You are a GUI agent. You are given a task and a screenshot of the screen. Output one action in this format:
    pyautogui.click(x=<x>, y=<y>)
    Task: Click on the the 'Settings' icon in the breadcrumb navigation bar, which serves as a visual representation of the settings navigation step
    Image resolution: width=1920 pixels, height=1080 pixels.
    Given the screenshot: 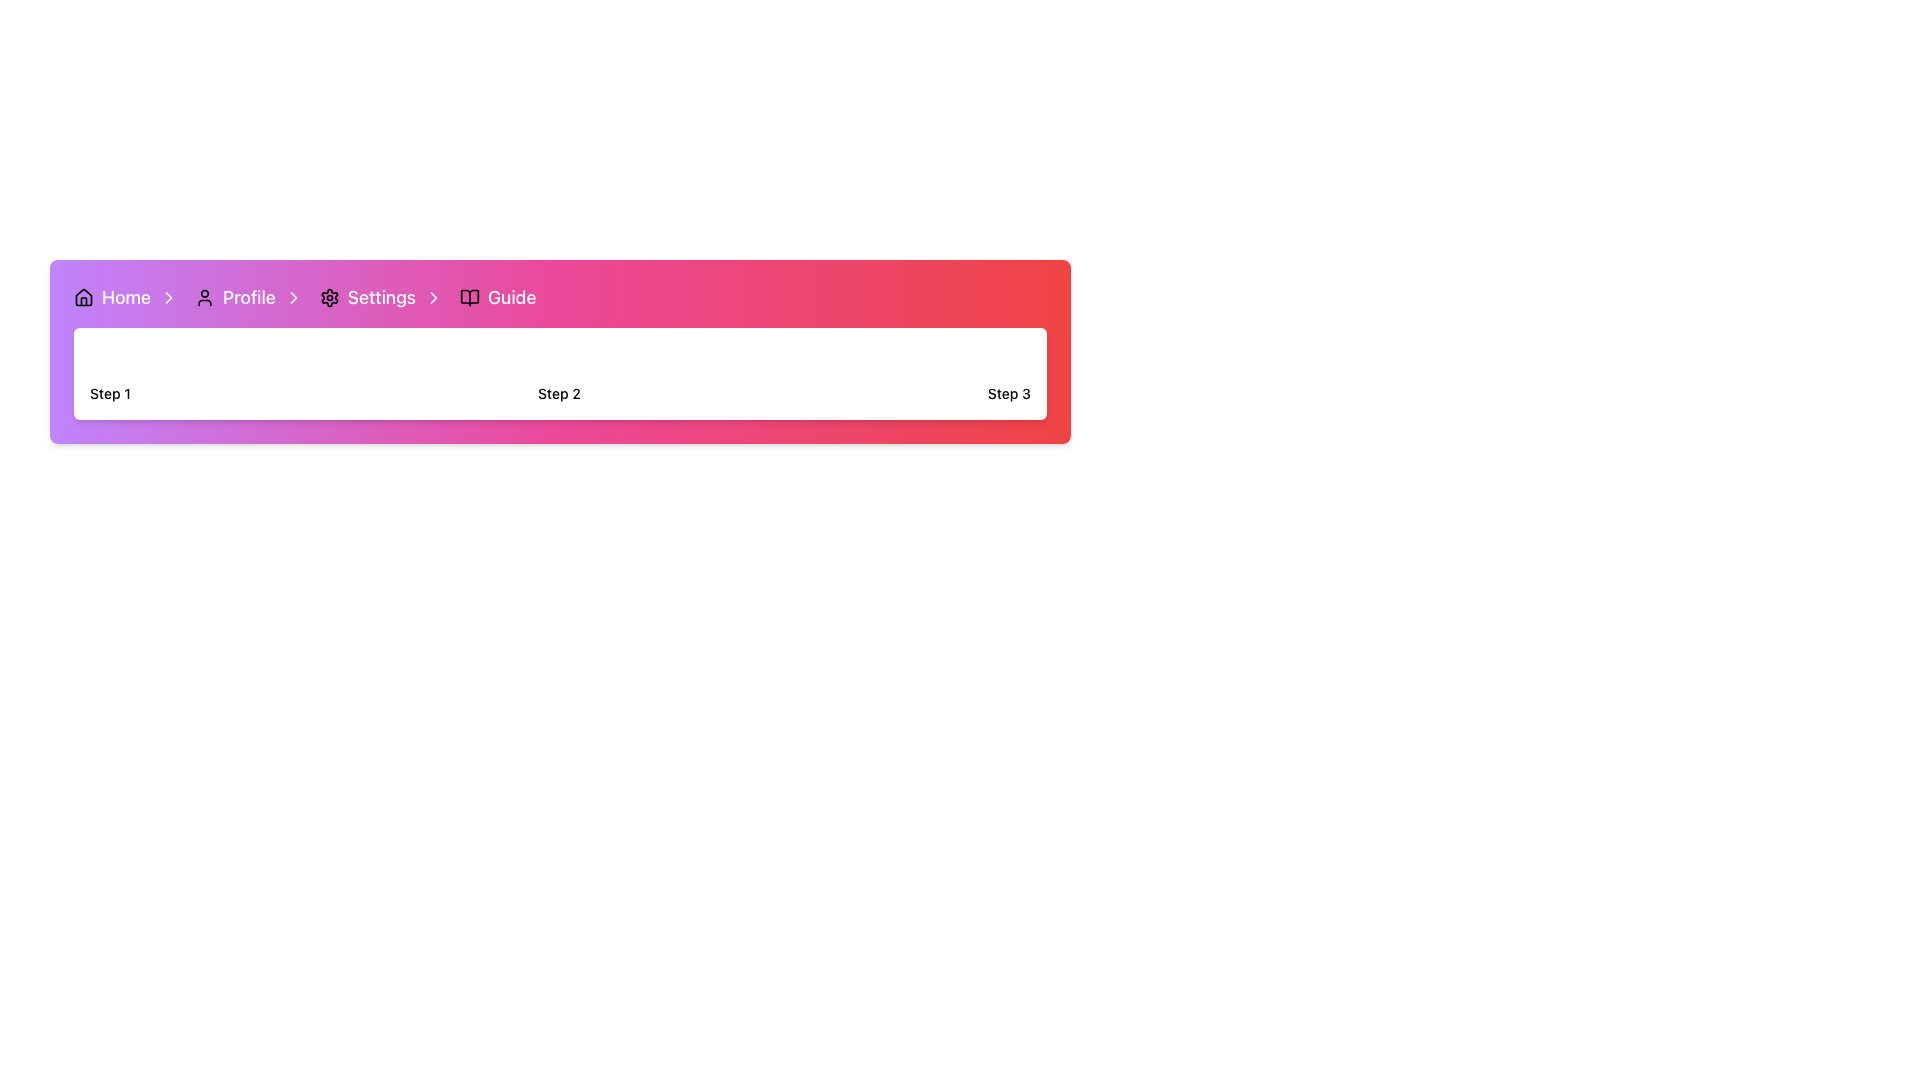 What is the action you would take?
    pyautogui.click(x=329, y=297)
    